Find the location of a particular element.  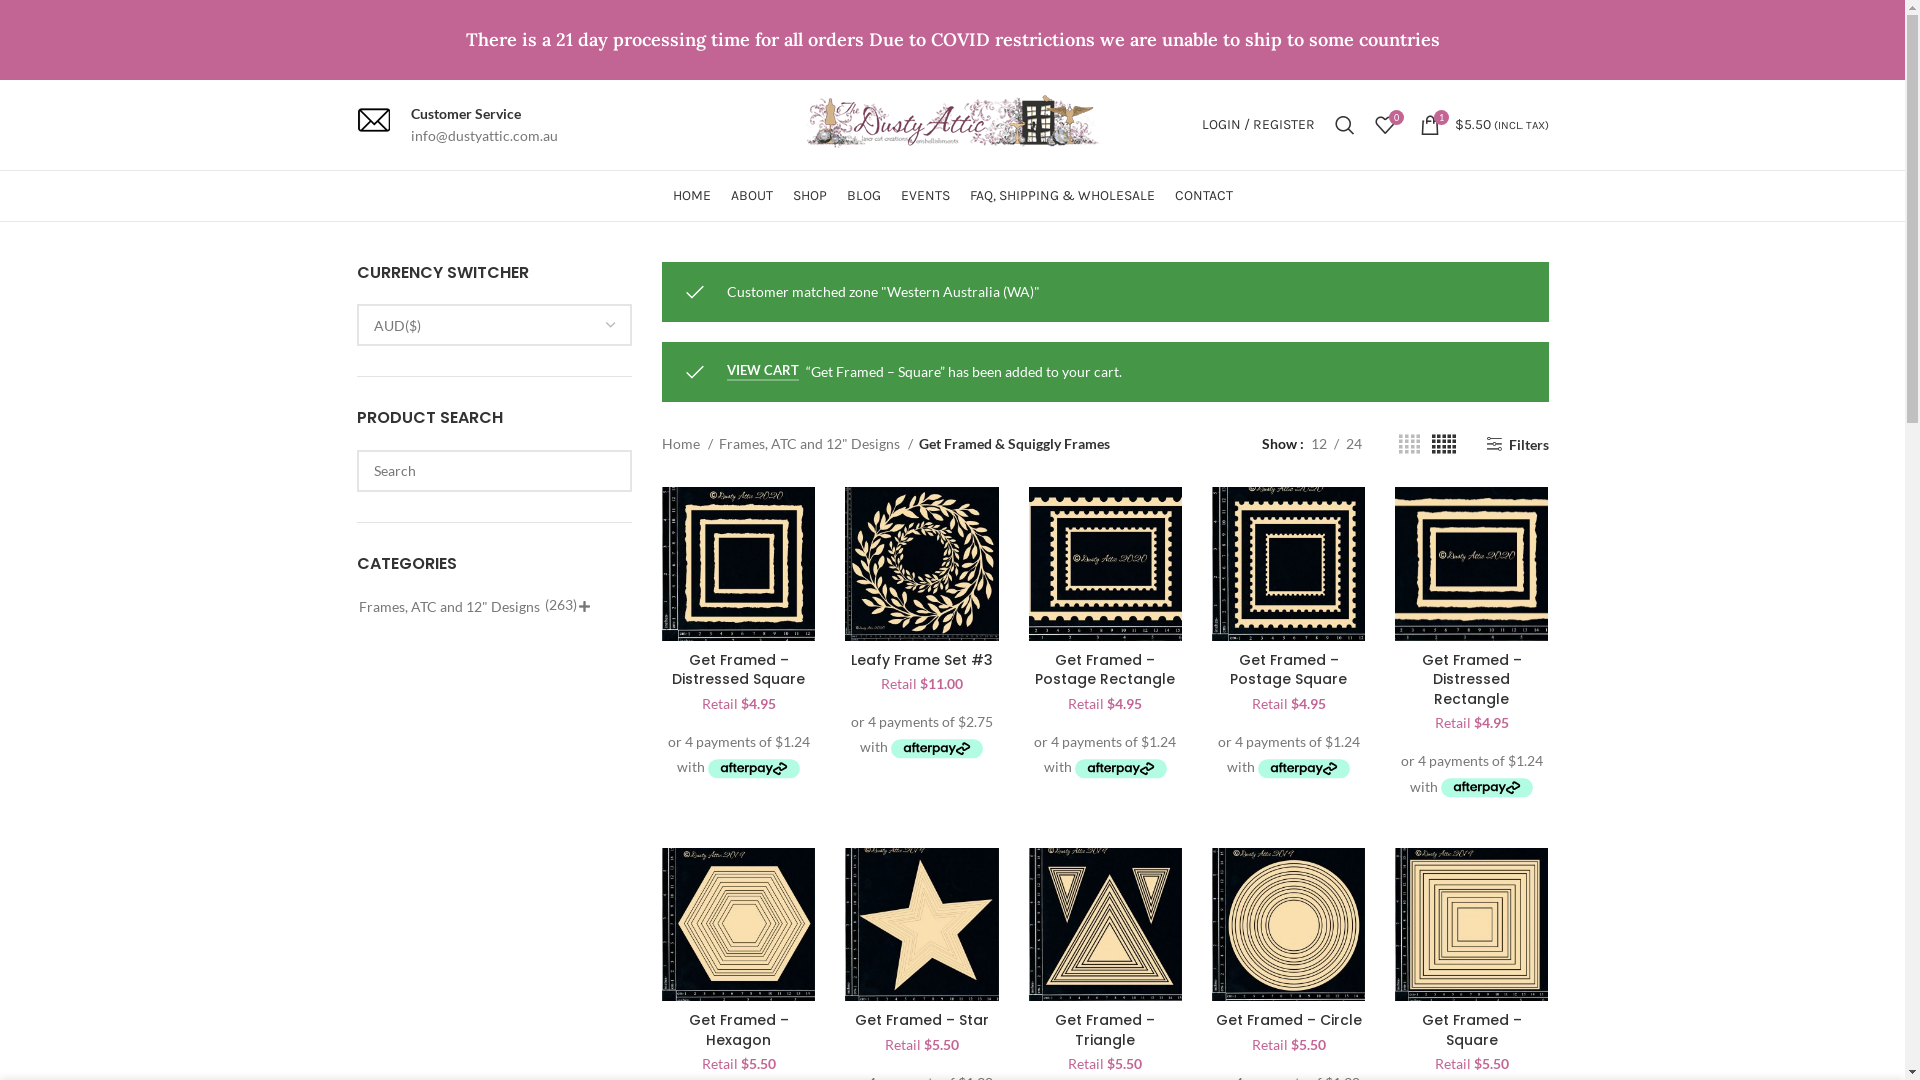

'VIEW CART' is located at coordinates (762, 371).